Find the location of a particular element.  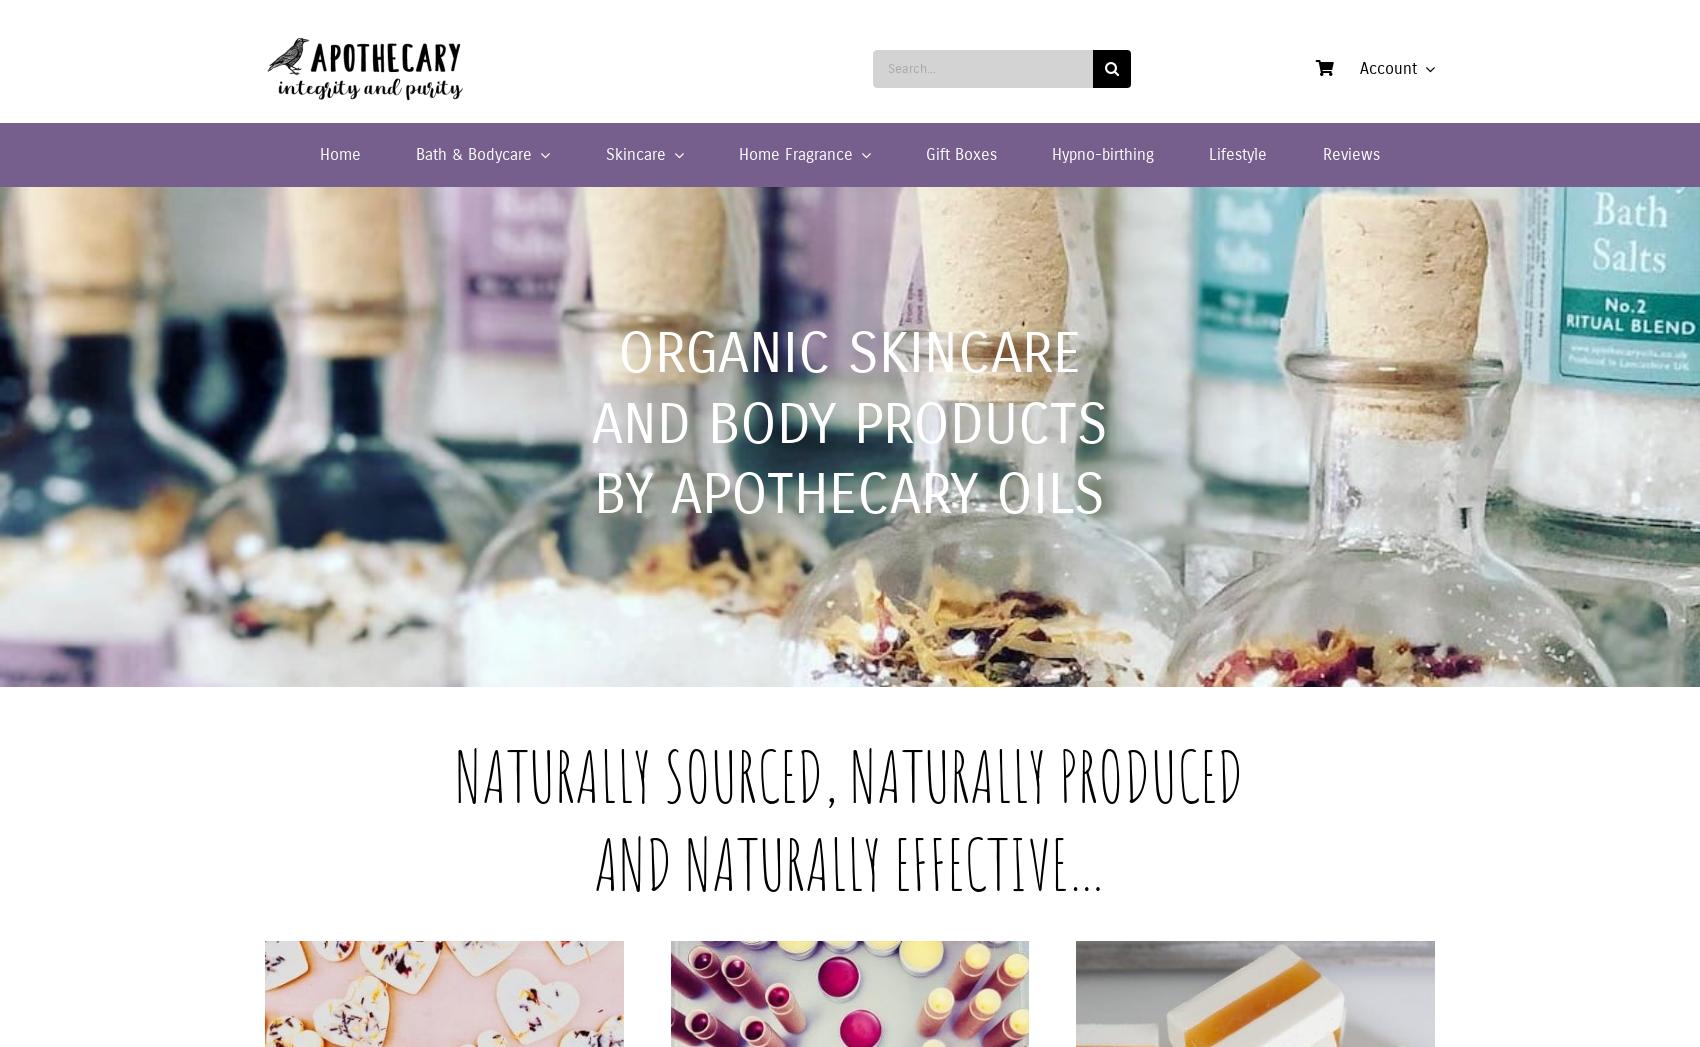

'Natural Reed Diffusers' is located at coordinates (494, 241).